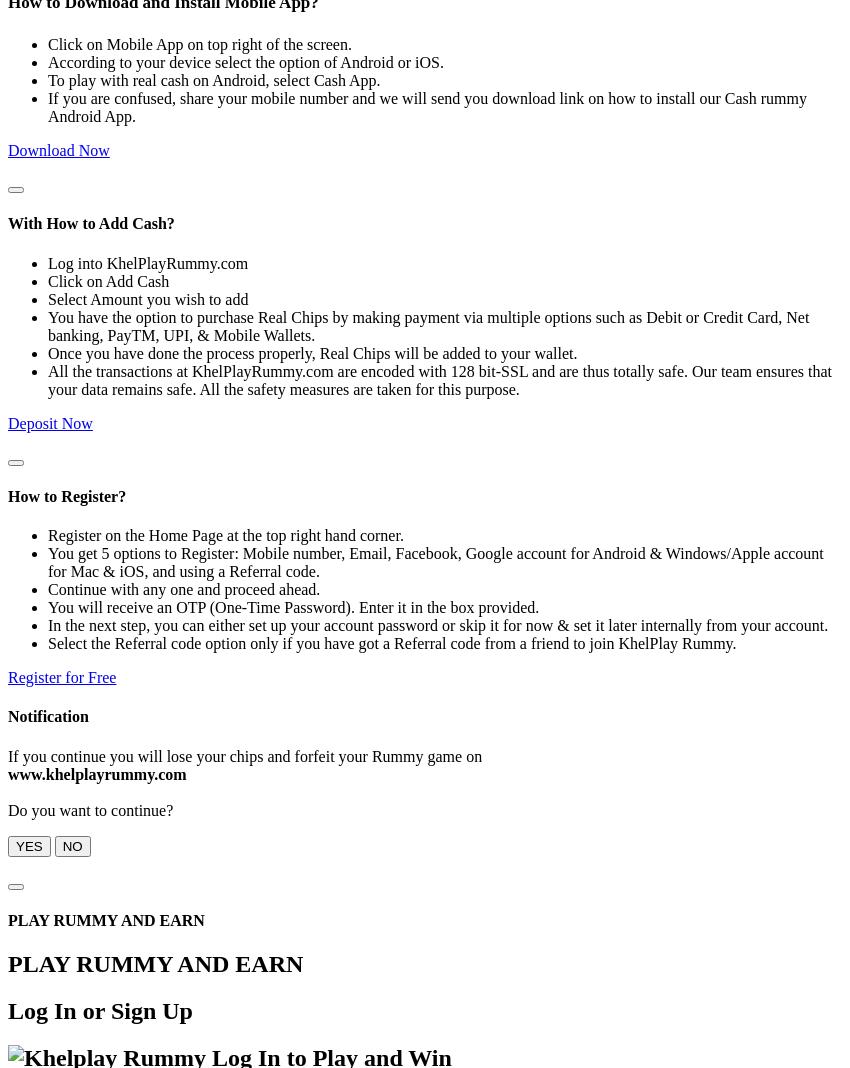  Describe the element at coordinates (98, 1010) in the screenshot. I see `'Log In or Sign Up'` at that location.